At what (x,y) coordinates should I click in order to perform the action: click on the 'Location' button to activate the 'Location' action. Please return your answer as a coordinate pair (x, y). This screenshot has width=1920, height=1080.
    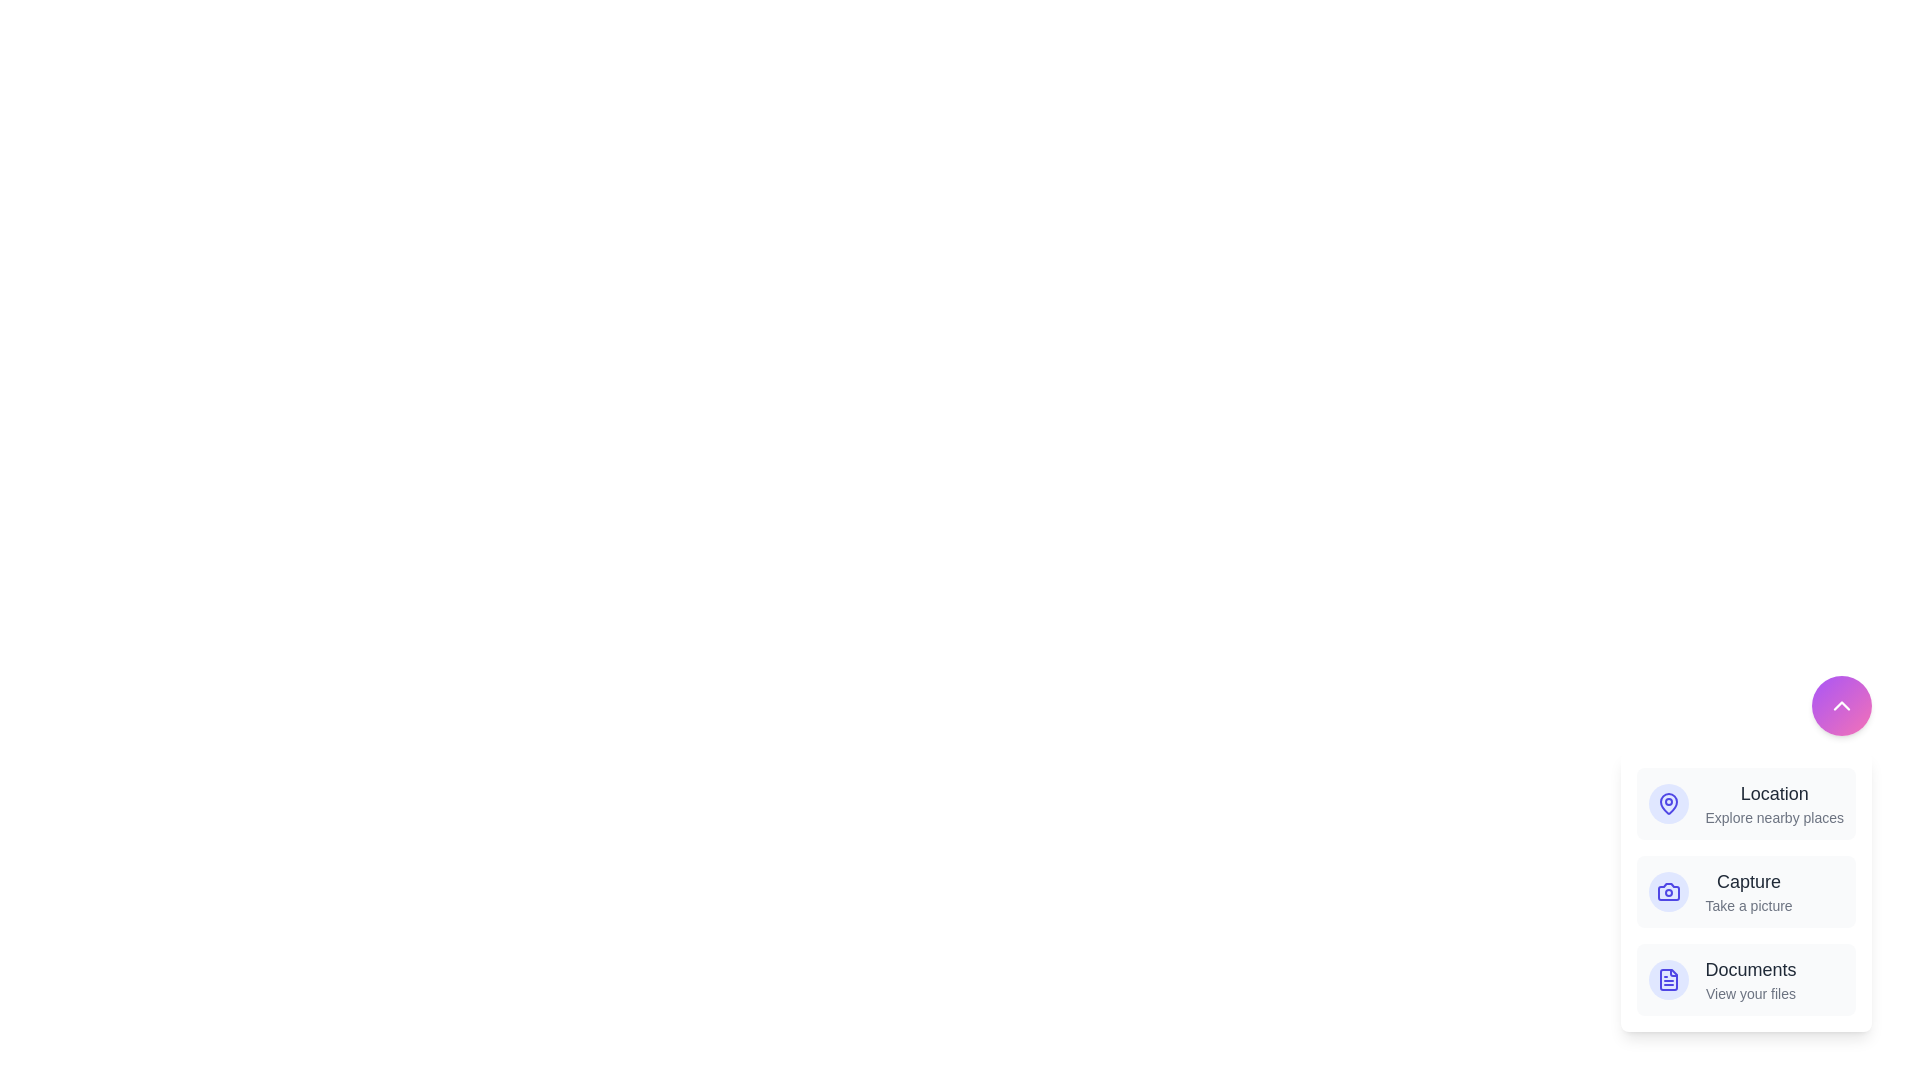
    Looking at the image, I should click on (1745, 802).